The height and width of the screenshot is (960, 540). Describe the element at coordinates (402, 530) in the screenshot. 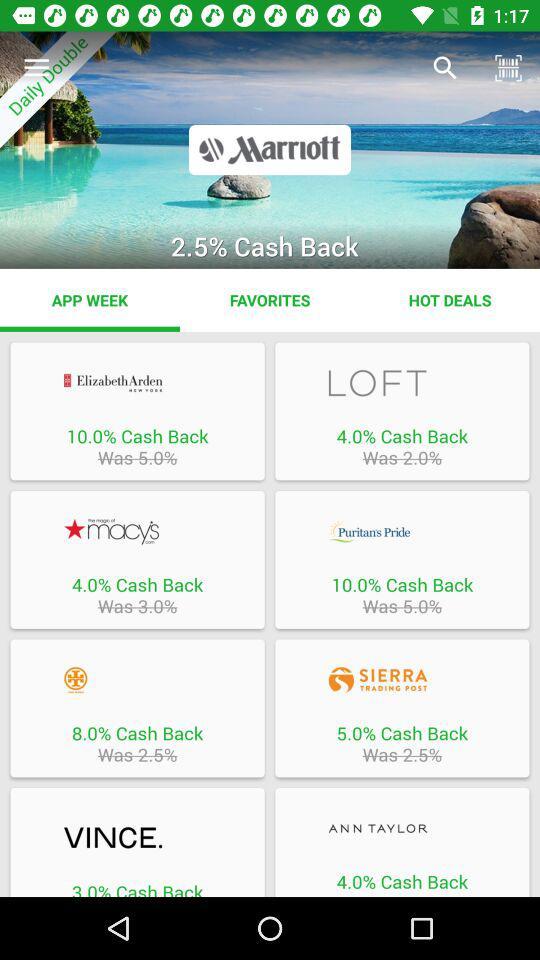

I see `choose this website` at that location.